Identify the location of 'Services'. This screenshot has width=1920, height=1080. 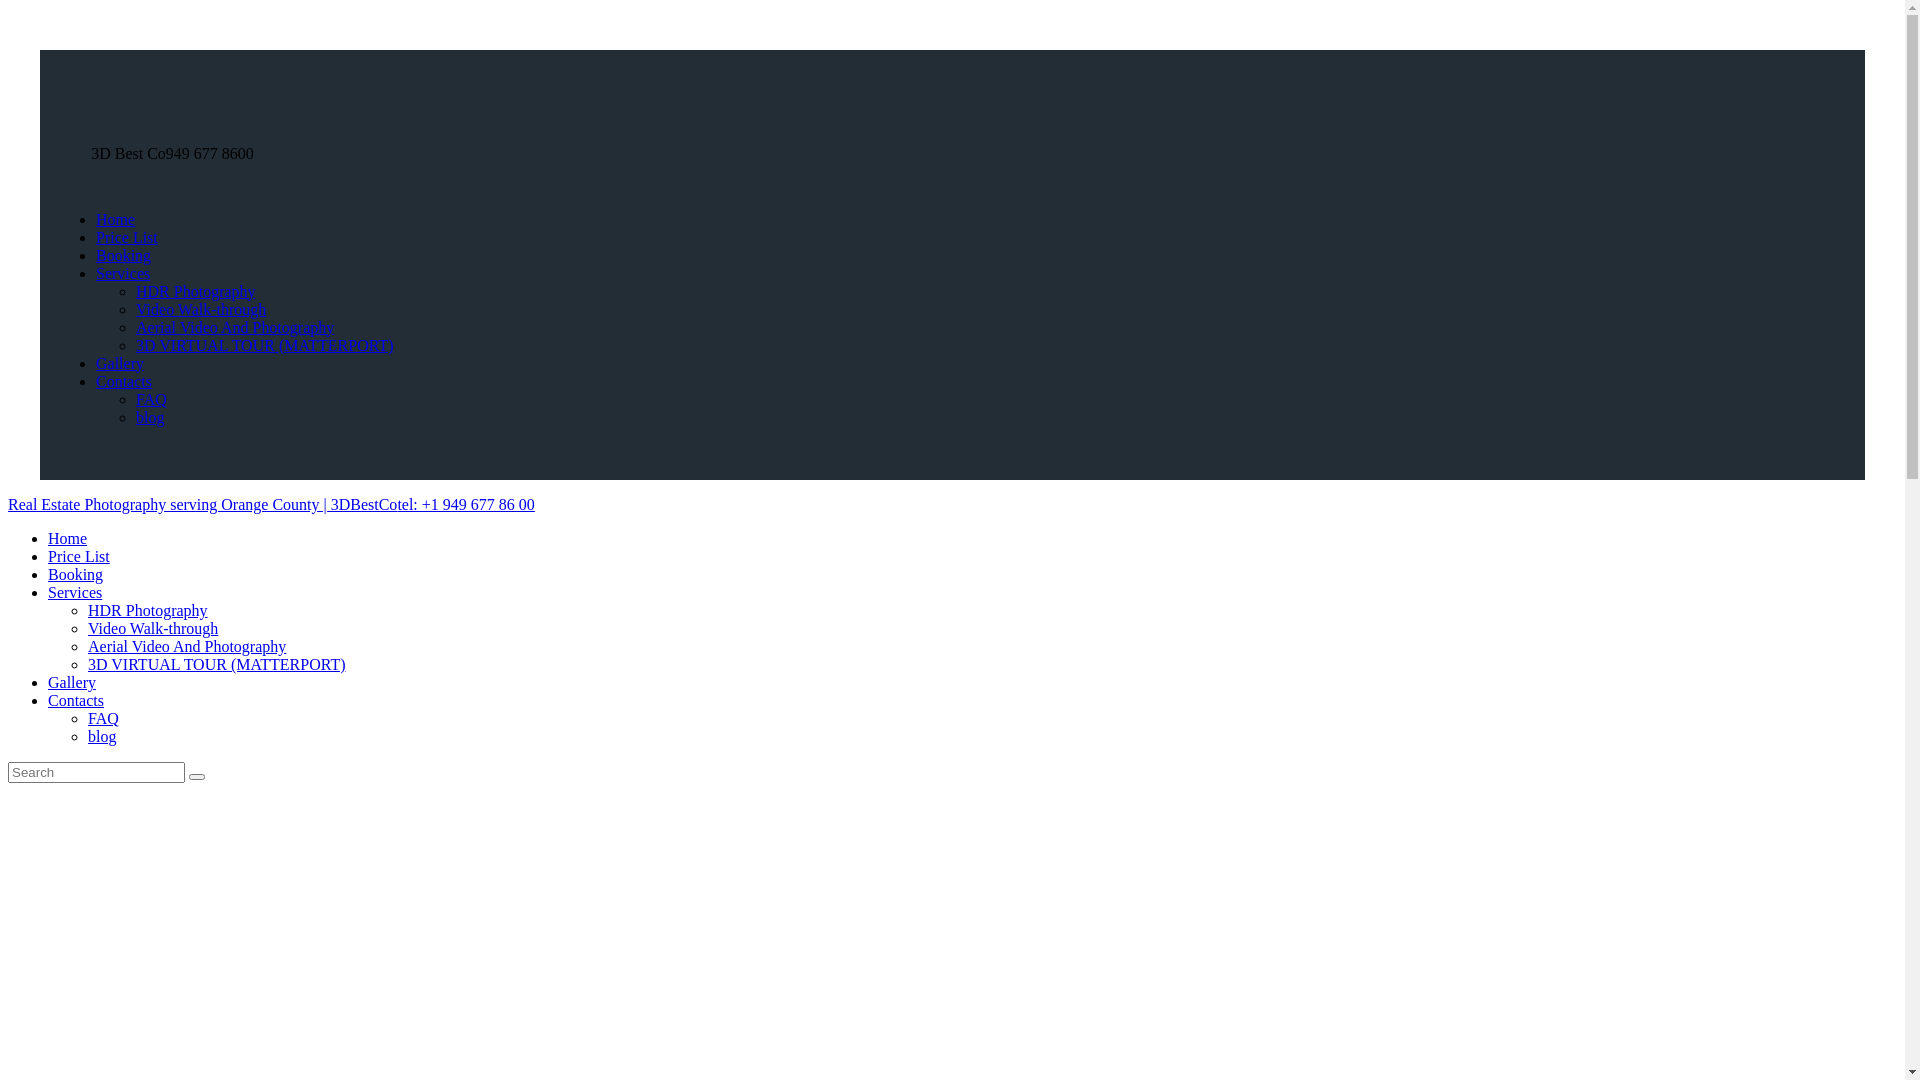
(48, 591).